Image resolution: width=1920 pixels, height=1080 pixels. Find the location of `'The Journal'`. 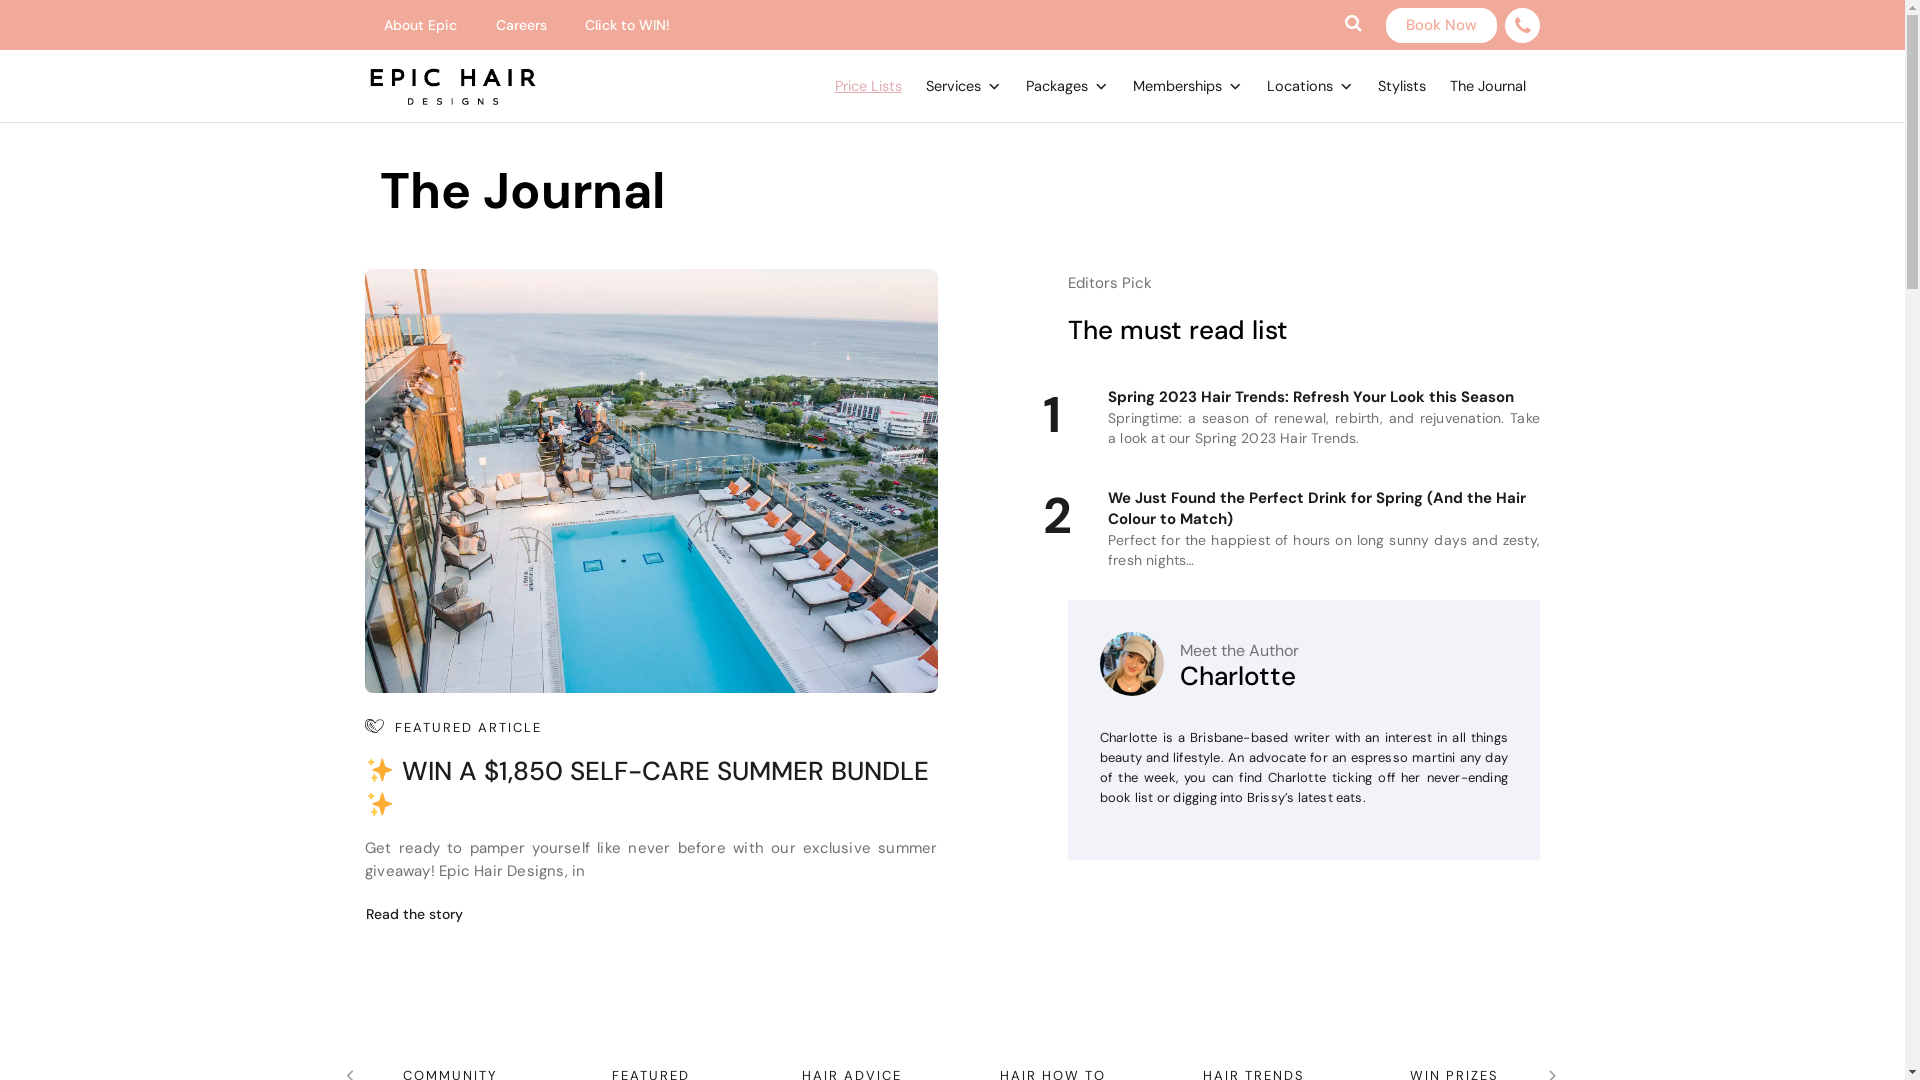

'The Journal' is located at coordinates (1488, 85).